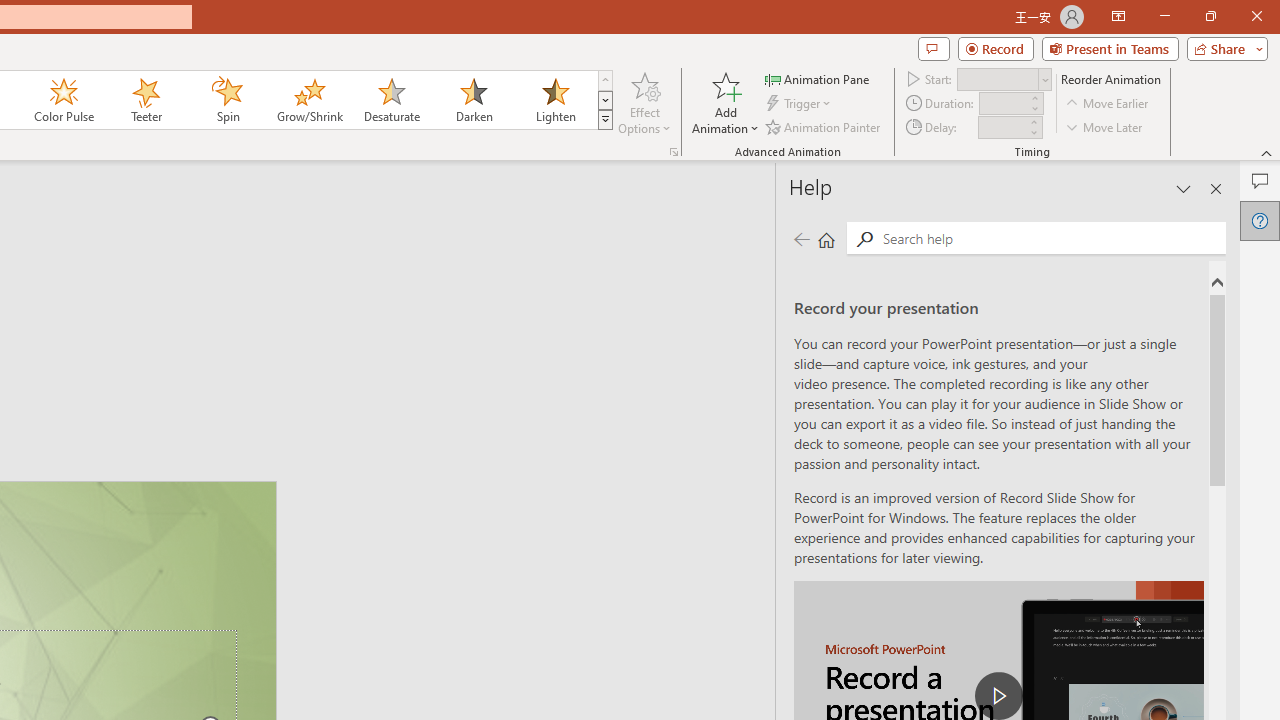 This screenshot has height=720, width=1280. I want to click on 'Animation Pane', so click(818, 78).